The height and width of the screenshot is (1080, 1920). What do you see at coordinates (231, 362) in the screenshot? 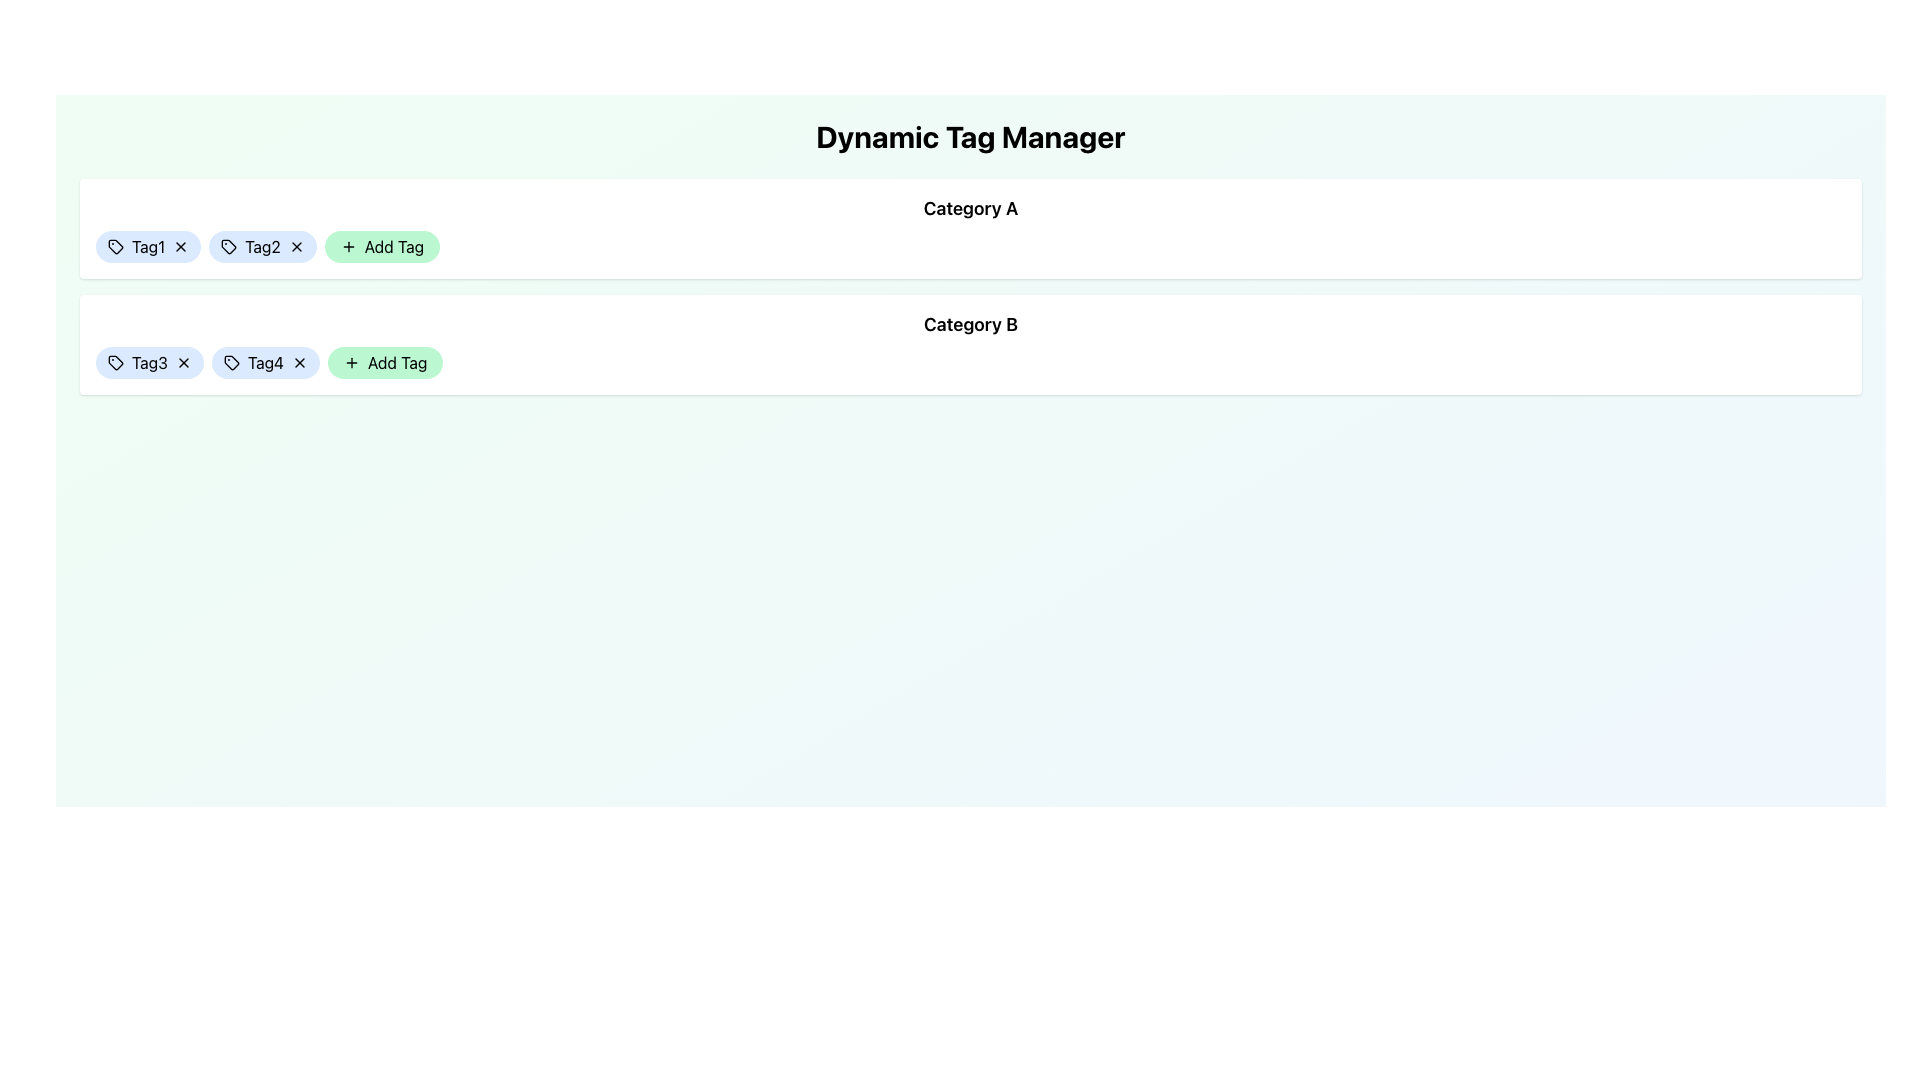
I see `the tag-shaped icon associated with the Tag4 label in Category B, located to the left of the Tag4 text` at bounding box center [231, 362].